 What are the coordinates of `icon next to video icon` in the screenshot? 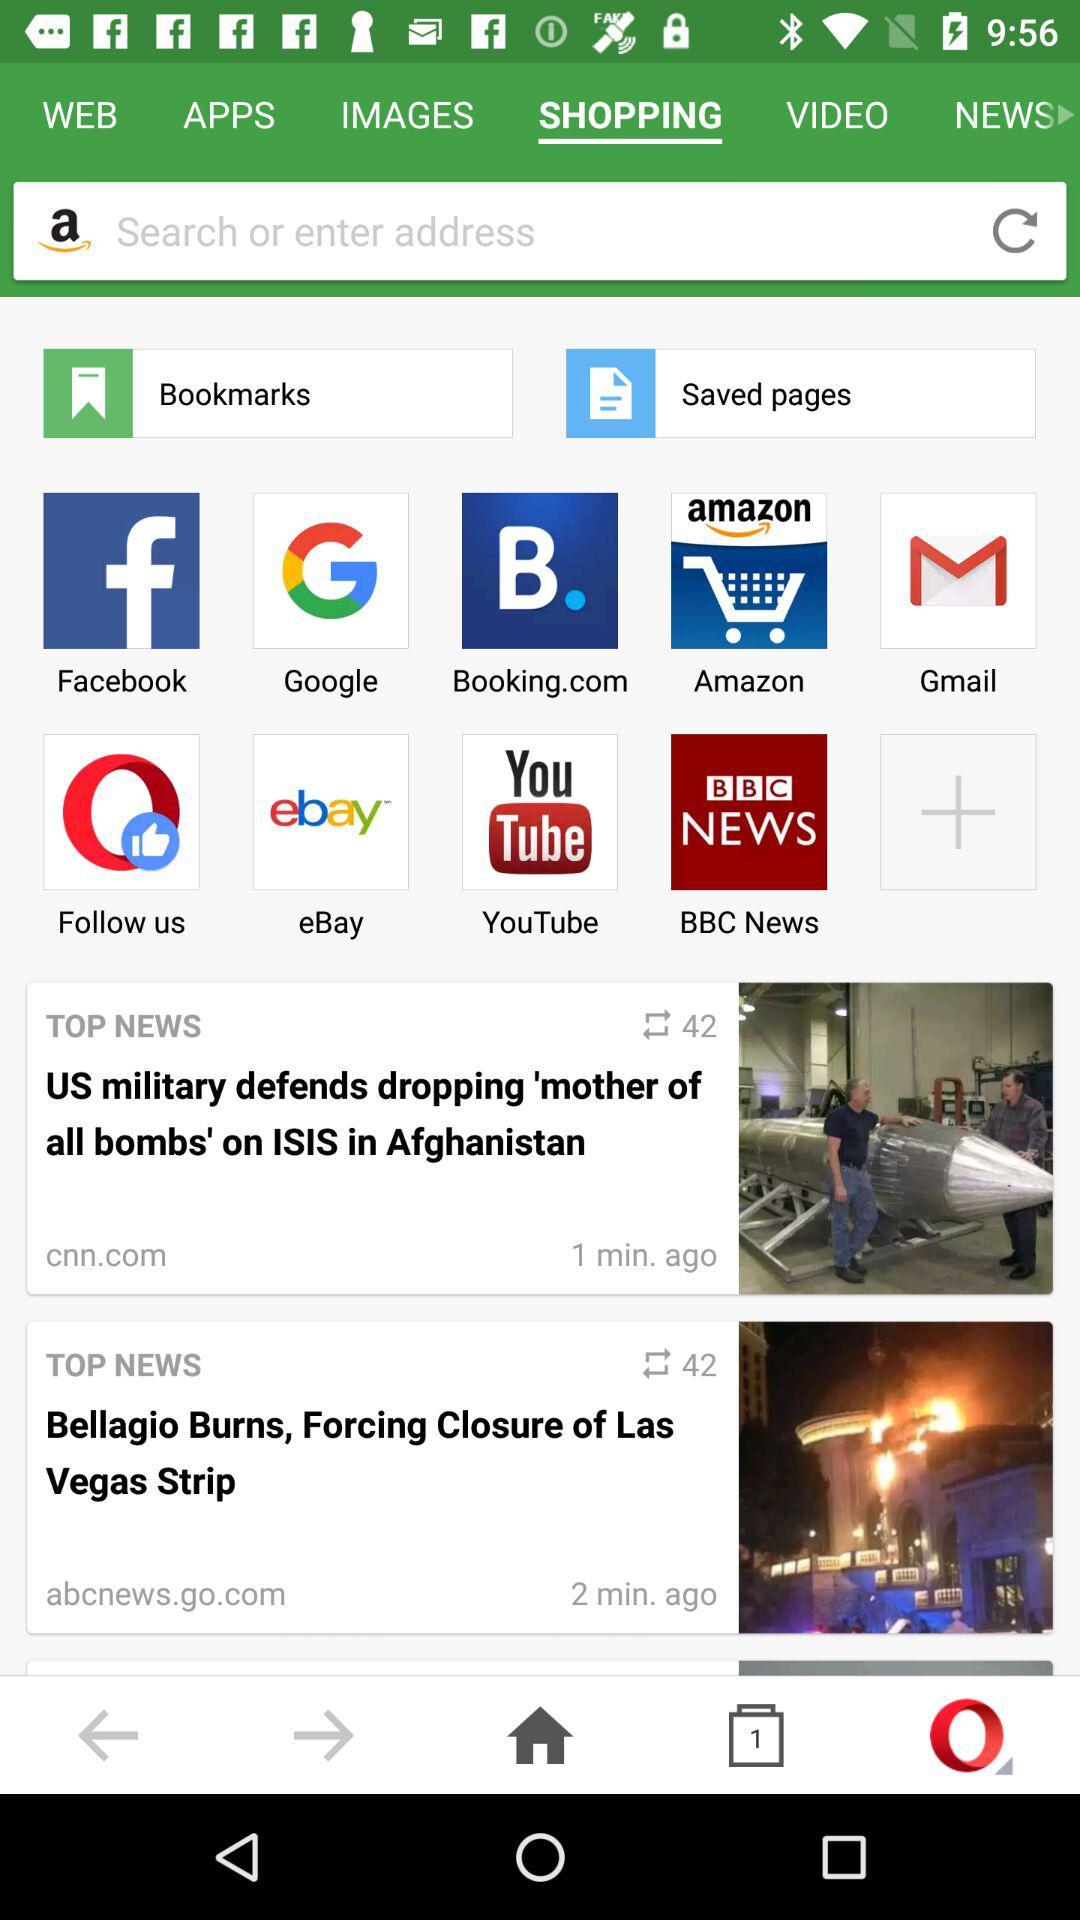 It's located at (630, 113).